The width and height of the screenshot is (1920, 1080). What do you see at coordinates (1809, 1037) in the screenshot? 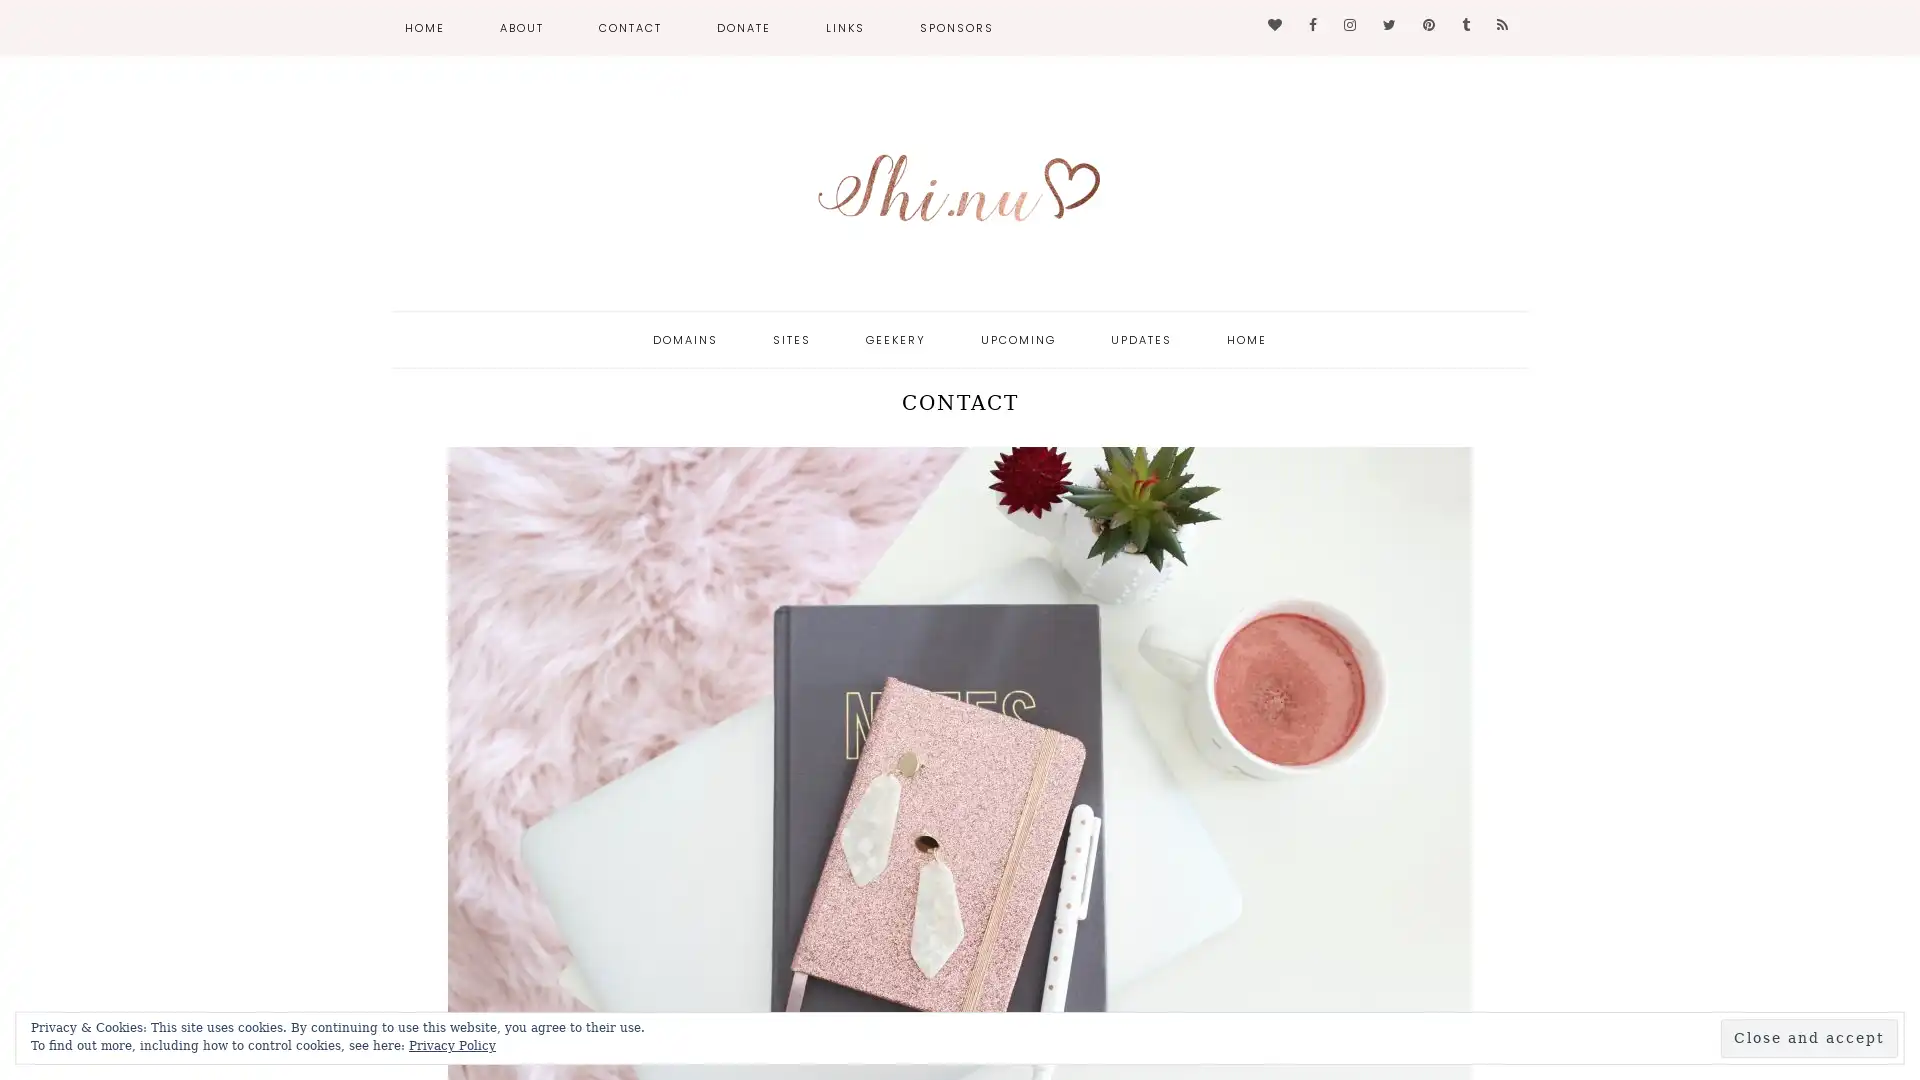
I see `Close and accept` at bounding box center [1809, 1037].